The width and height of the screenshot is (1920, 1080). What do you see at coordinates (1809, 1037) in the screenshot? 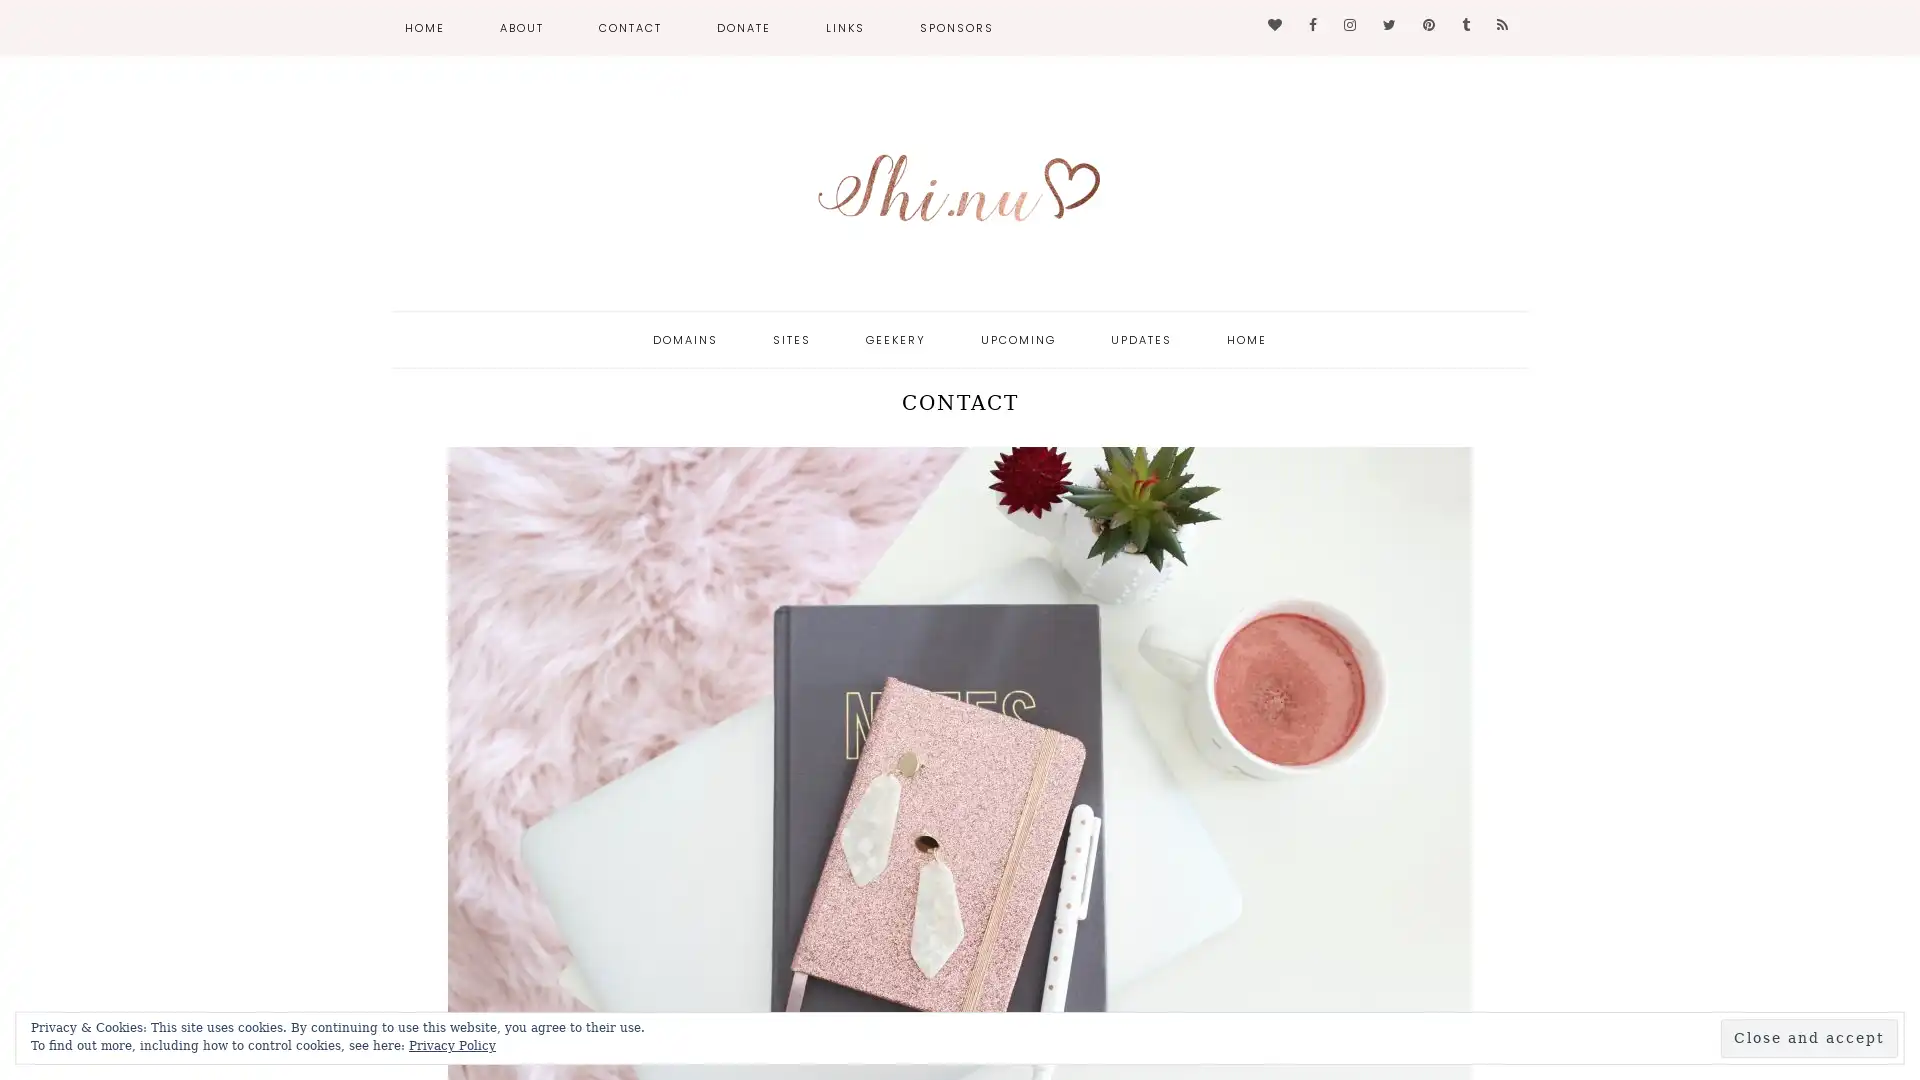
I see `Close and accept` at bounding box center [1809, 1037].